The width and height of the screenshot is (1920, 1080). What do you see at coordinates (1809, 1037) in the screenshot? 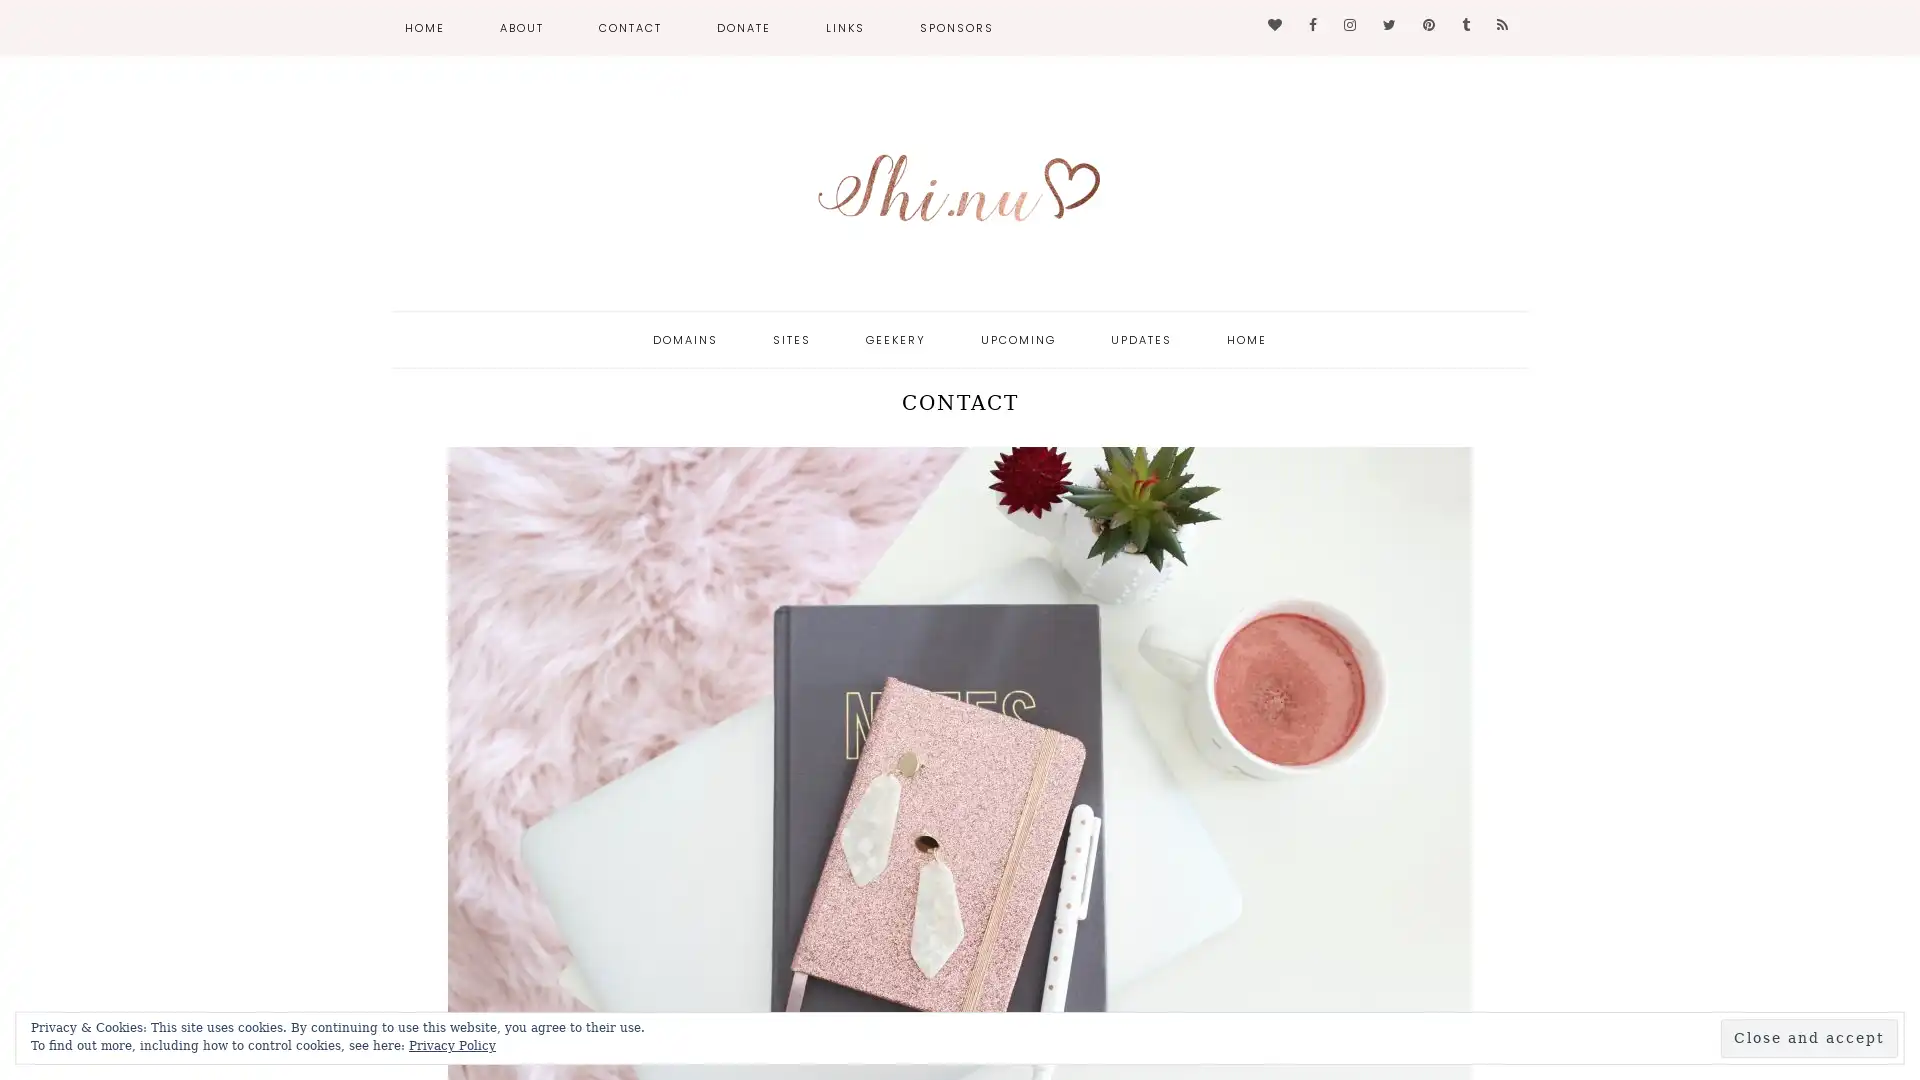
I see `Close and accept` at bounding box center [1809, 1037].